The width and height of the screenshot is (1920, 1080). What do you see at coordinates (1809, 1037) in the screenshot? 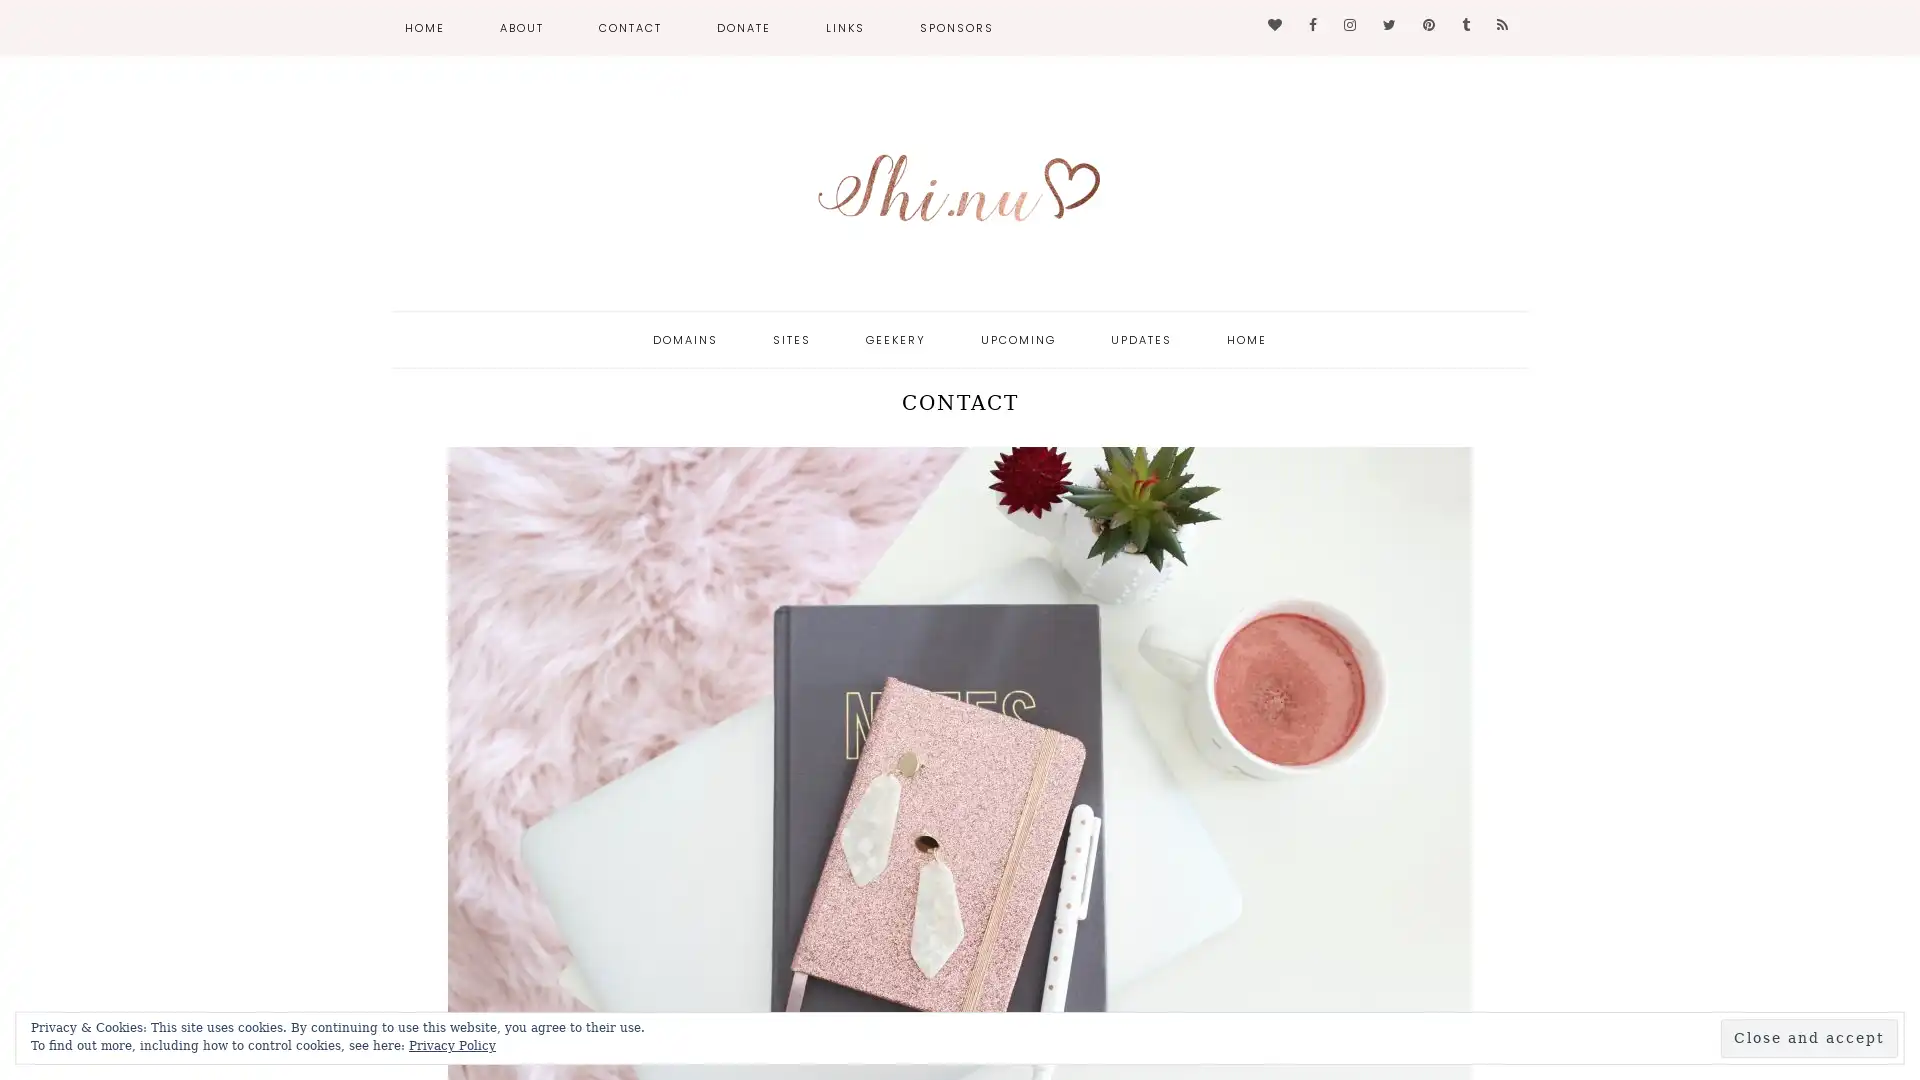
I see `Close and accept` at bounding box center [1809, 1037].